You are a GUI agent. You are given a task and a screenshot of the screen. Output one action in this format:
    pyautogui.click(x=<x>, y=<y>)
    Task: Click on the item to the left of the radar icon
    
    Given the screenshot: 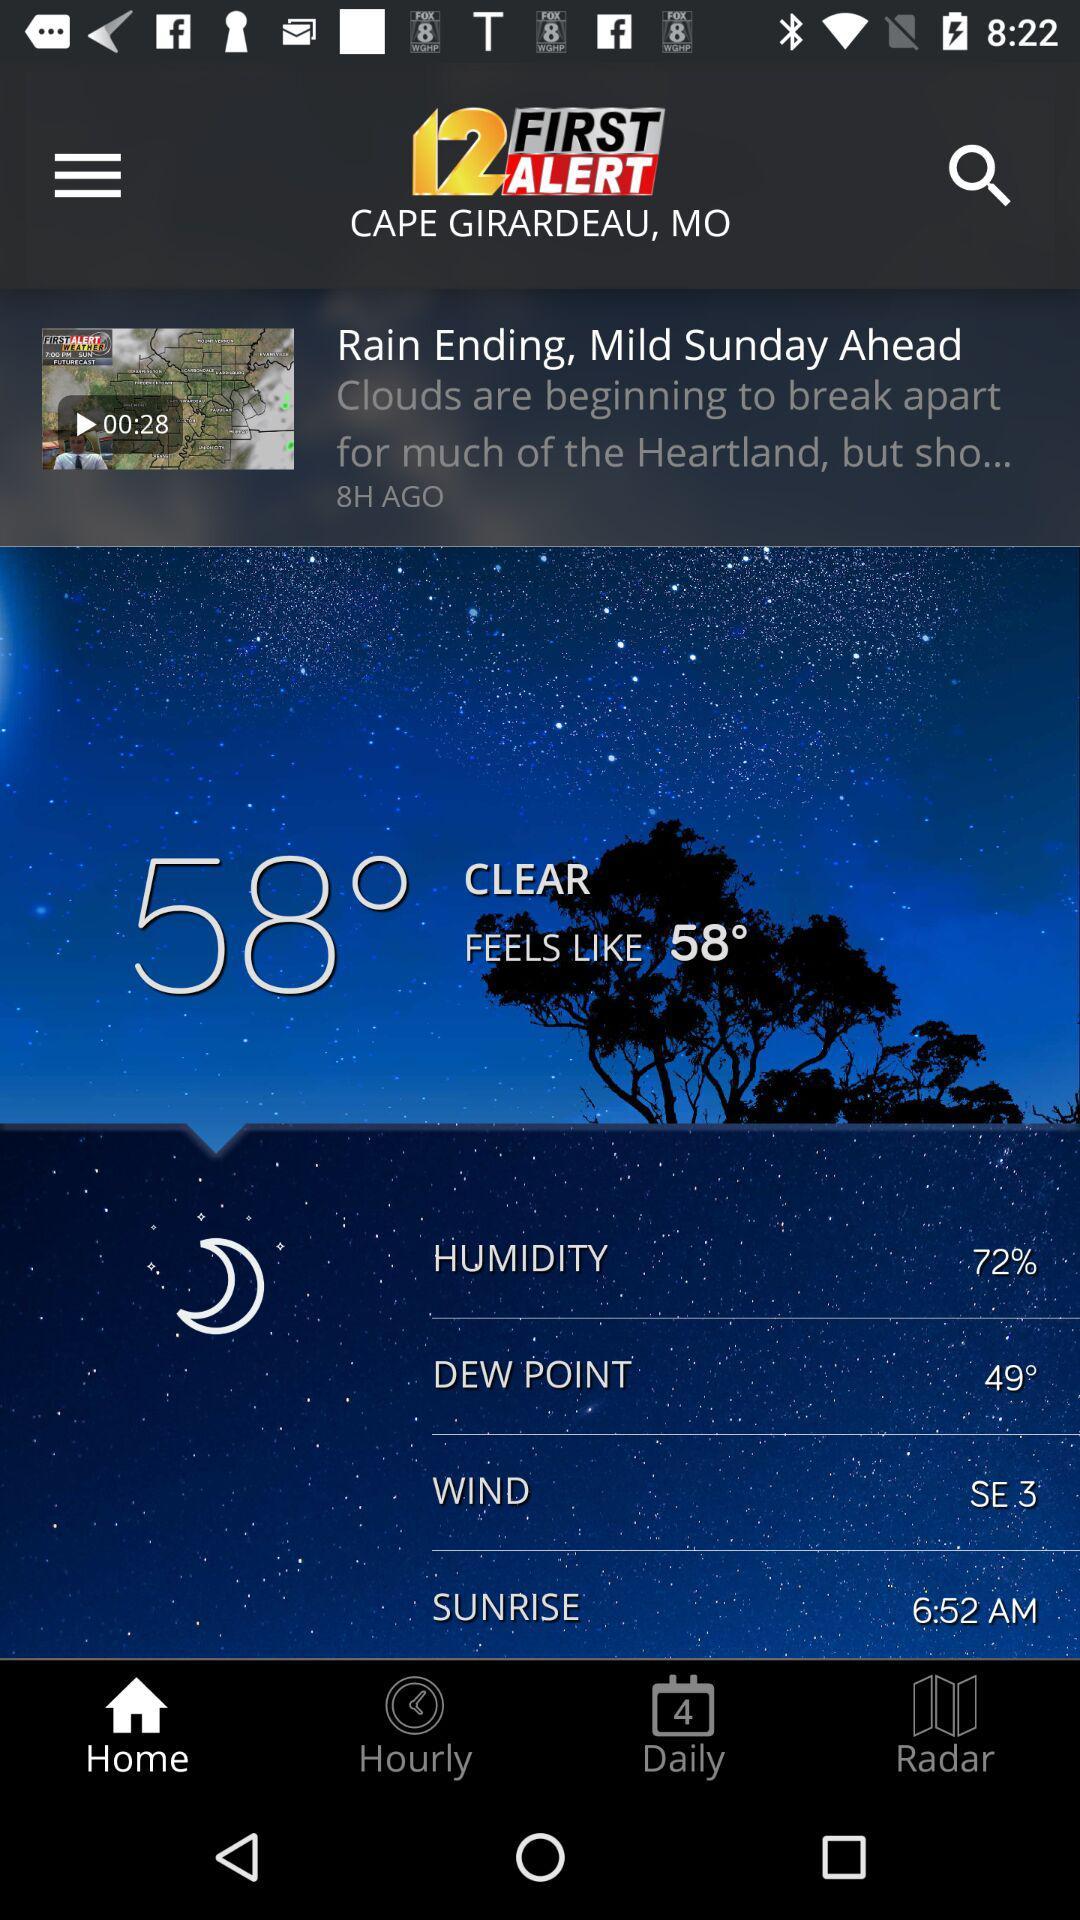 What is the action you would take?
    pyautogui.click(x=682, y=1726)
    